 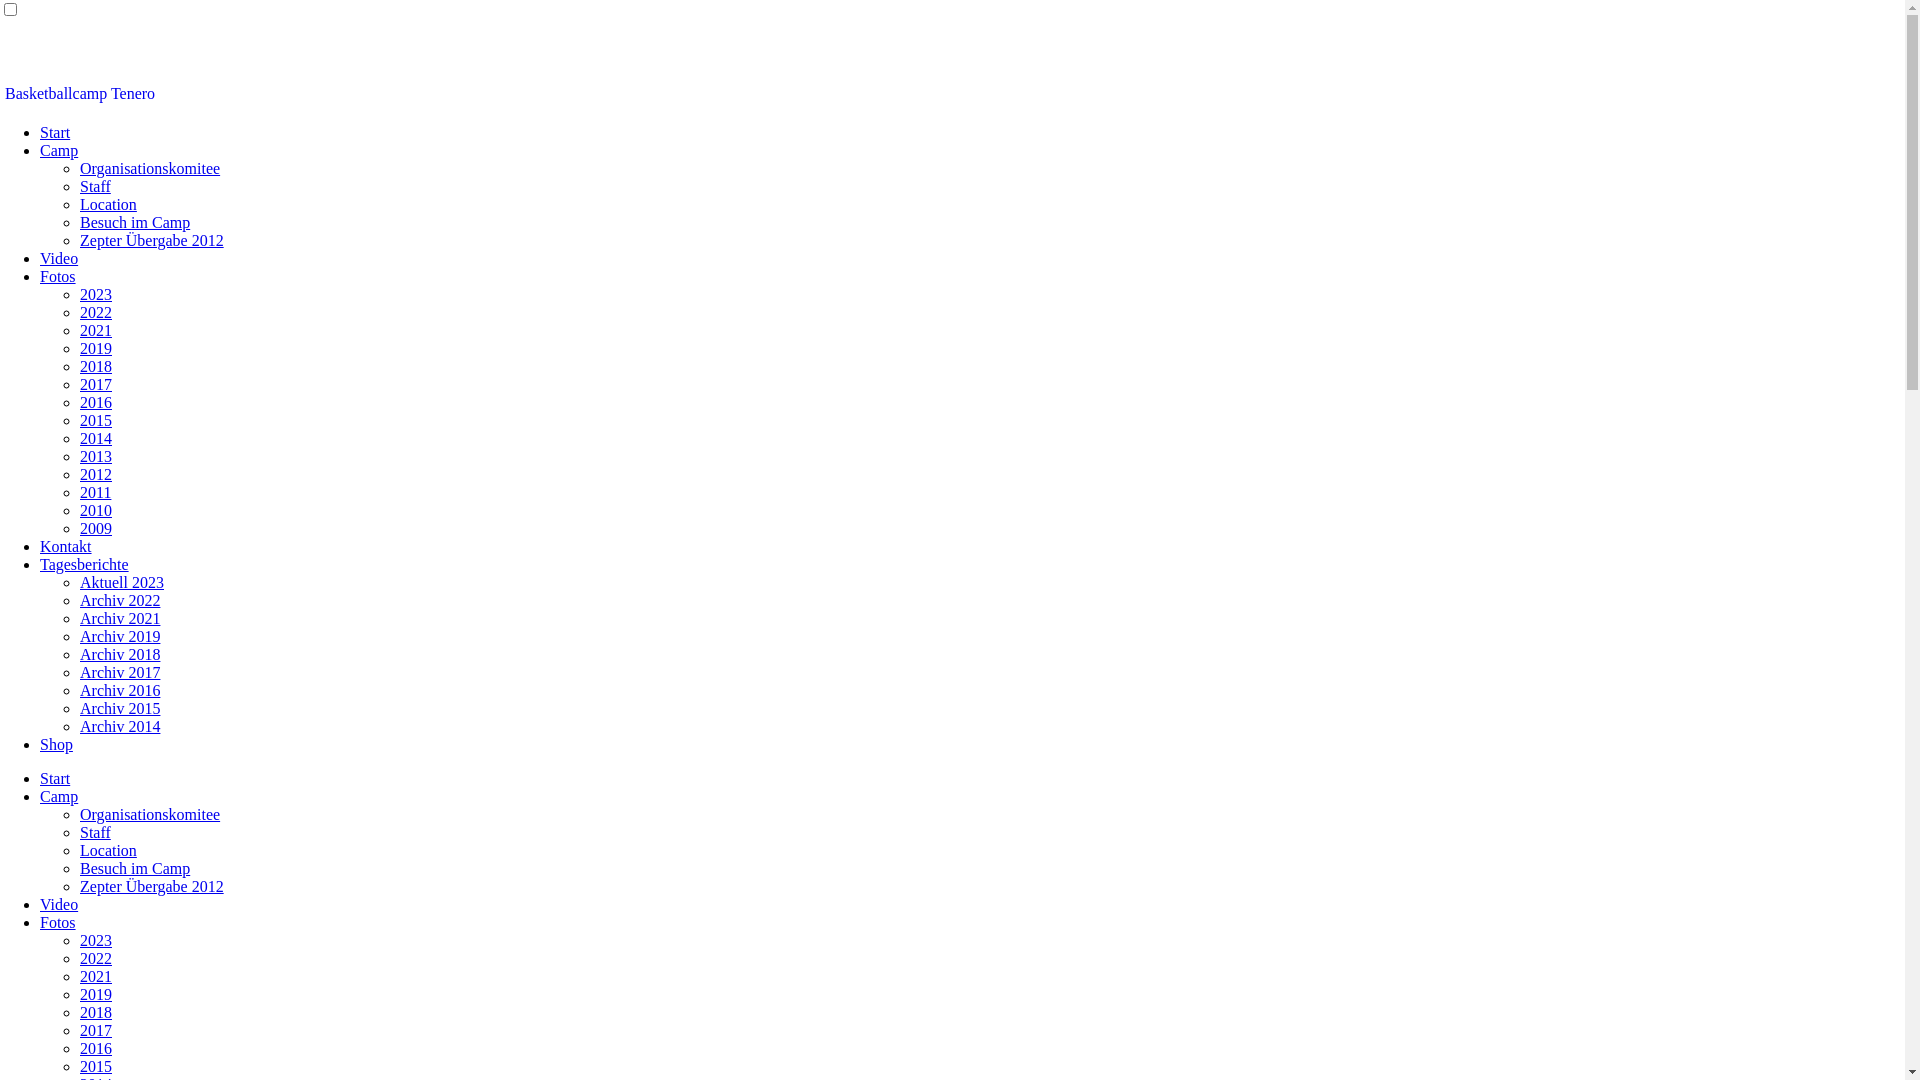 I want to click on 'Organisationskomitee', so click(x=80, y=167).